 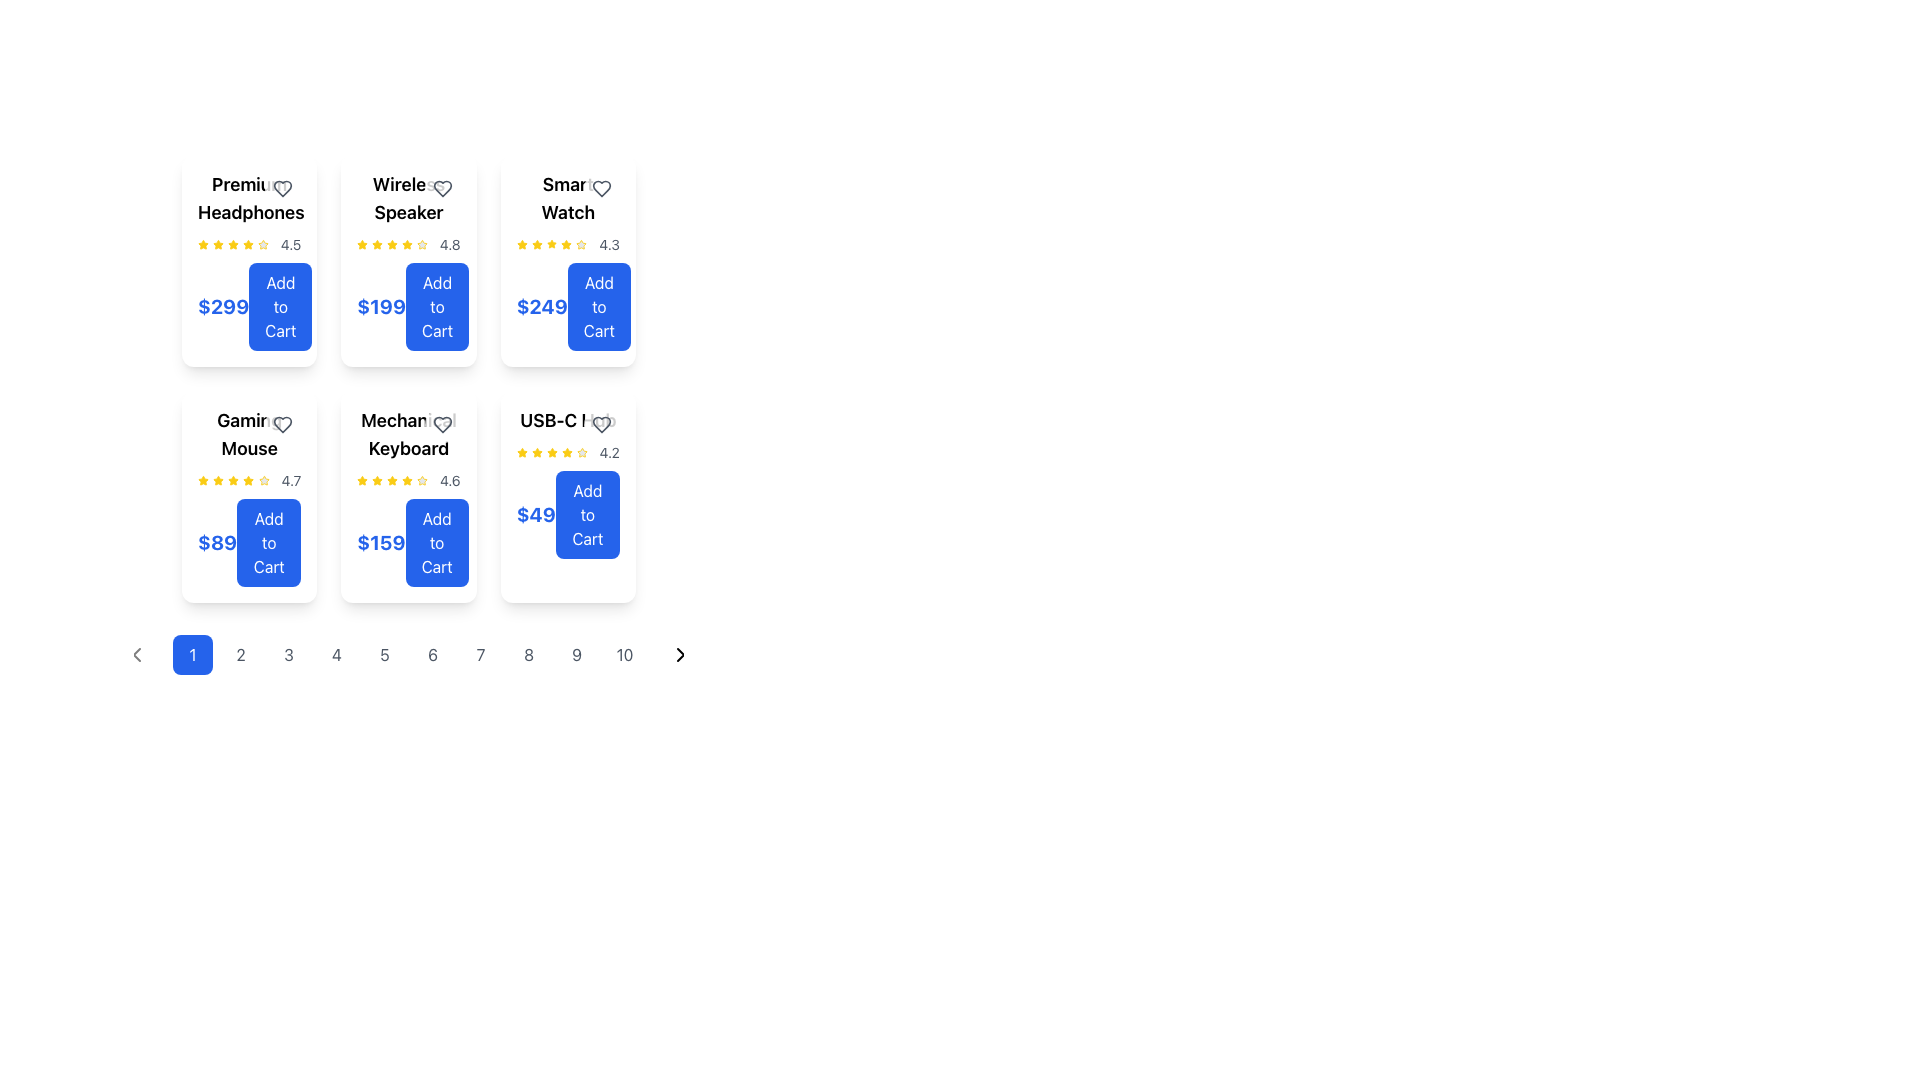 What do you see at coordinates (406, 481) in the screenshot?
I see `the sixth star icon in the rating section of the 'Mechanical Keyboard' card to analyze its visual representation of a 4.6 average rating` at bounding box center [406, 481].